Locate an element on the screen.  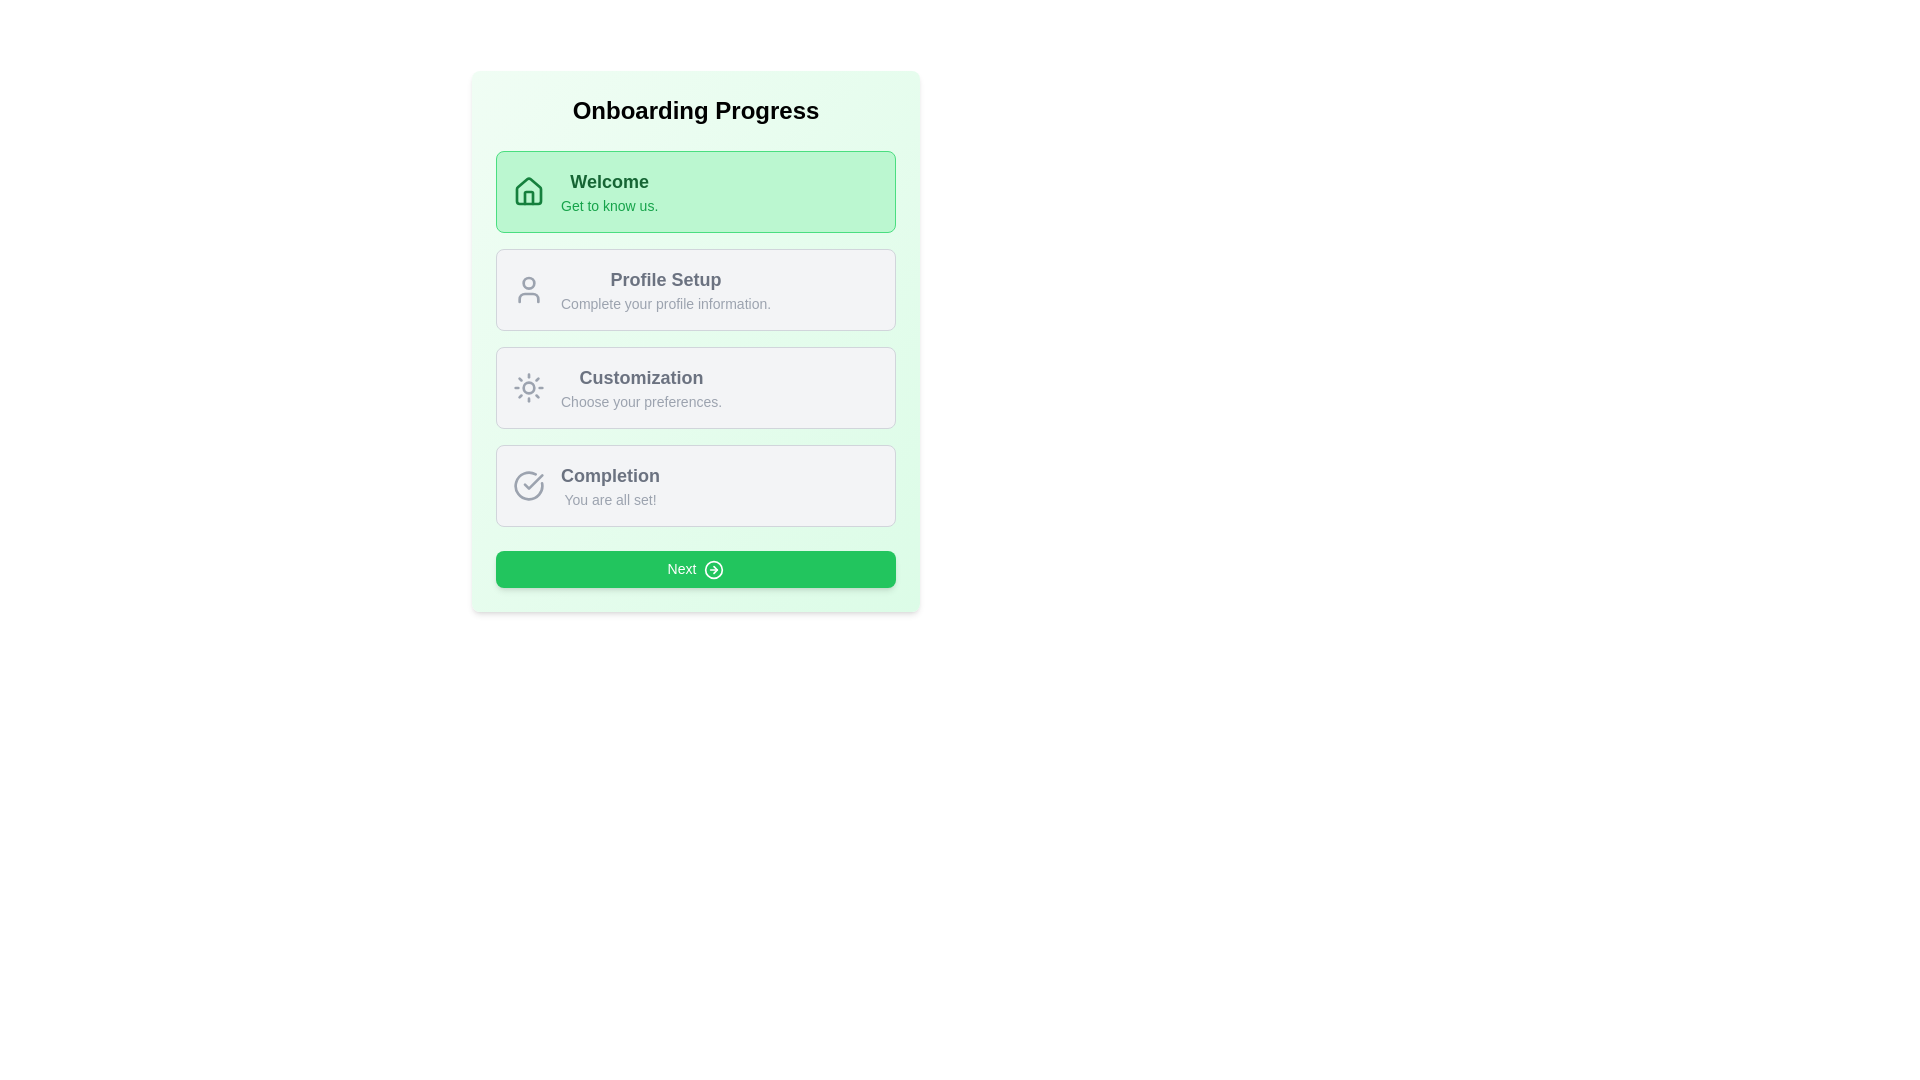
the small house-shaped icon representing the active 'Welcome' button in the onboarding progress interface, located at the top left of the button's label is located at coordinates (528, 197).